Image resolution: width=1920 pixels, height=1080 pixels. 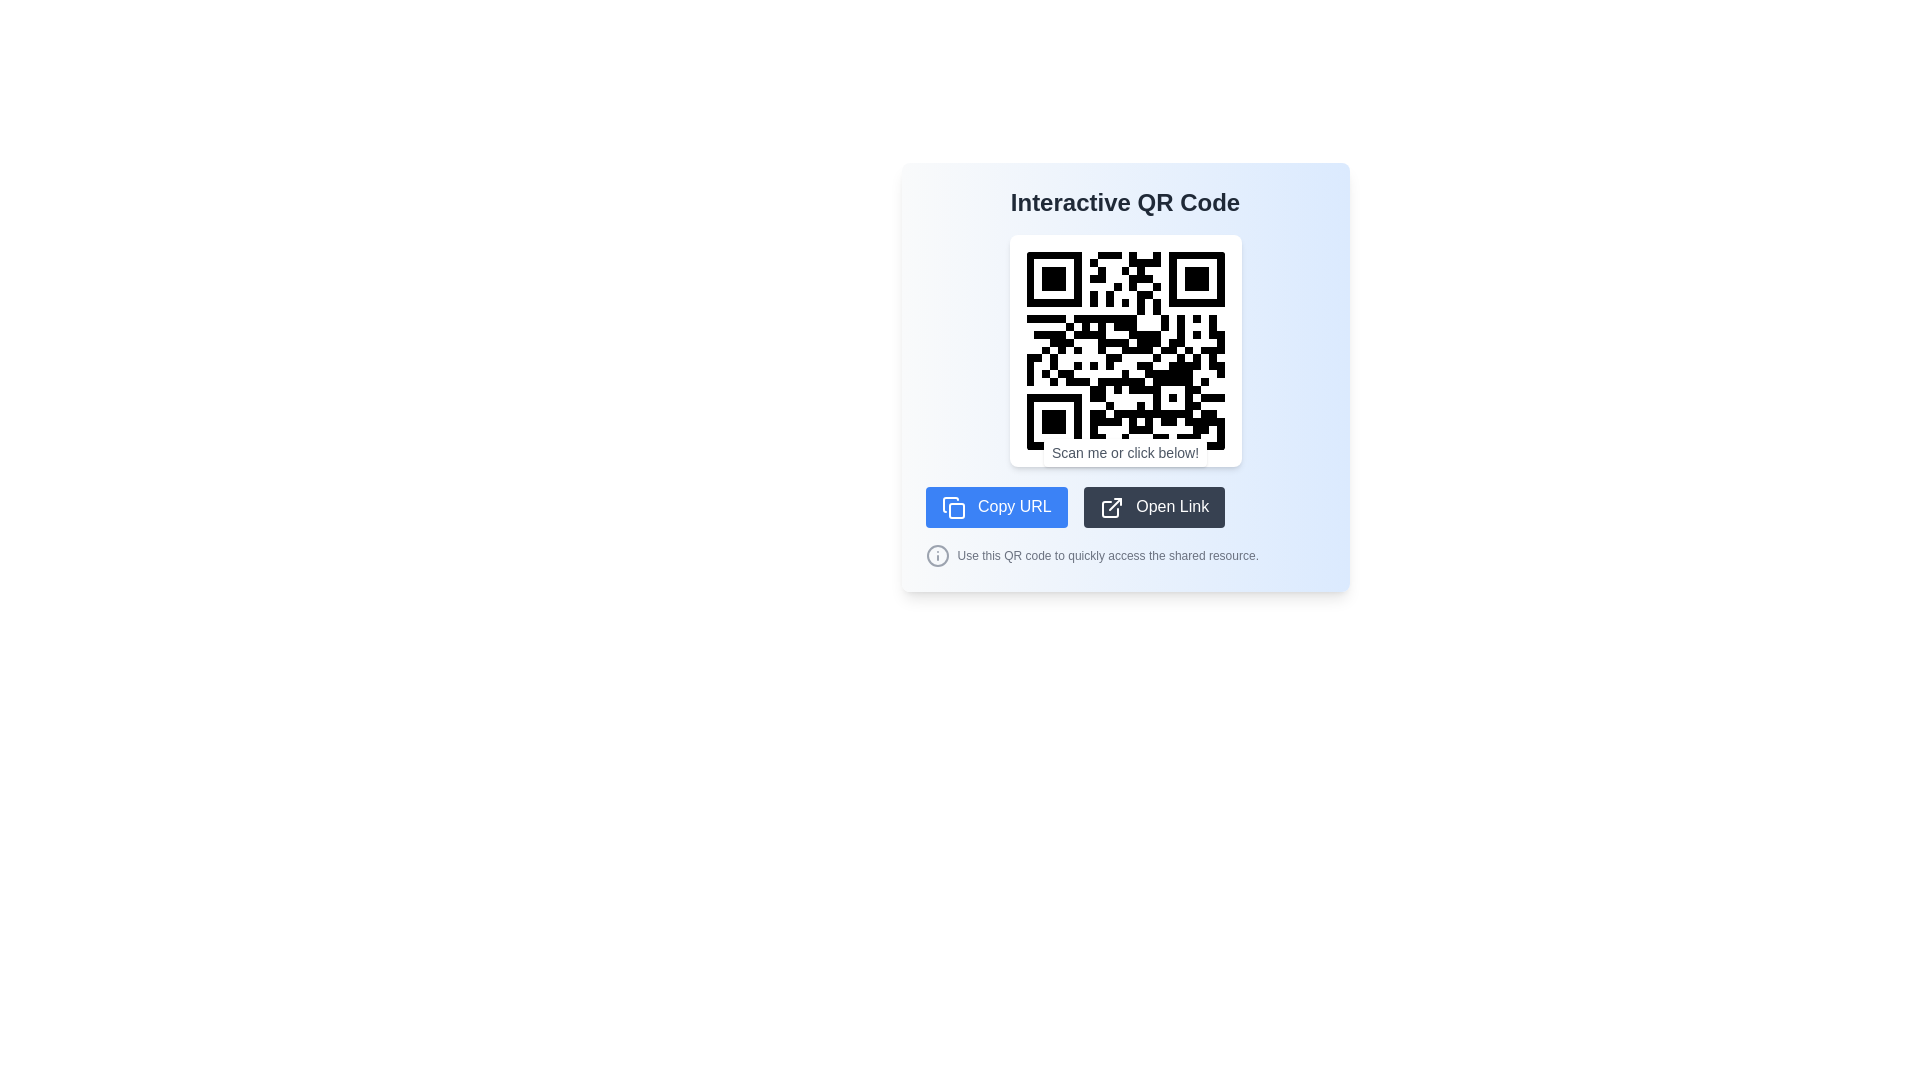 I want to click on the text label or heading that serves as a header for the QR code section, which is positioned at the top center above the QR code component, so click(x=1125, y=203).